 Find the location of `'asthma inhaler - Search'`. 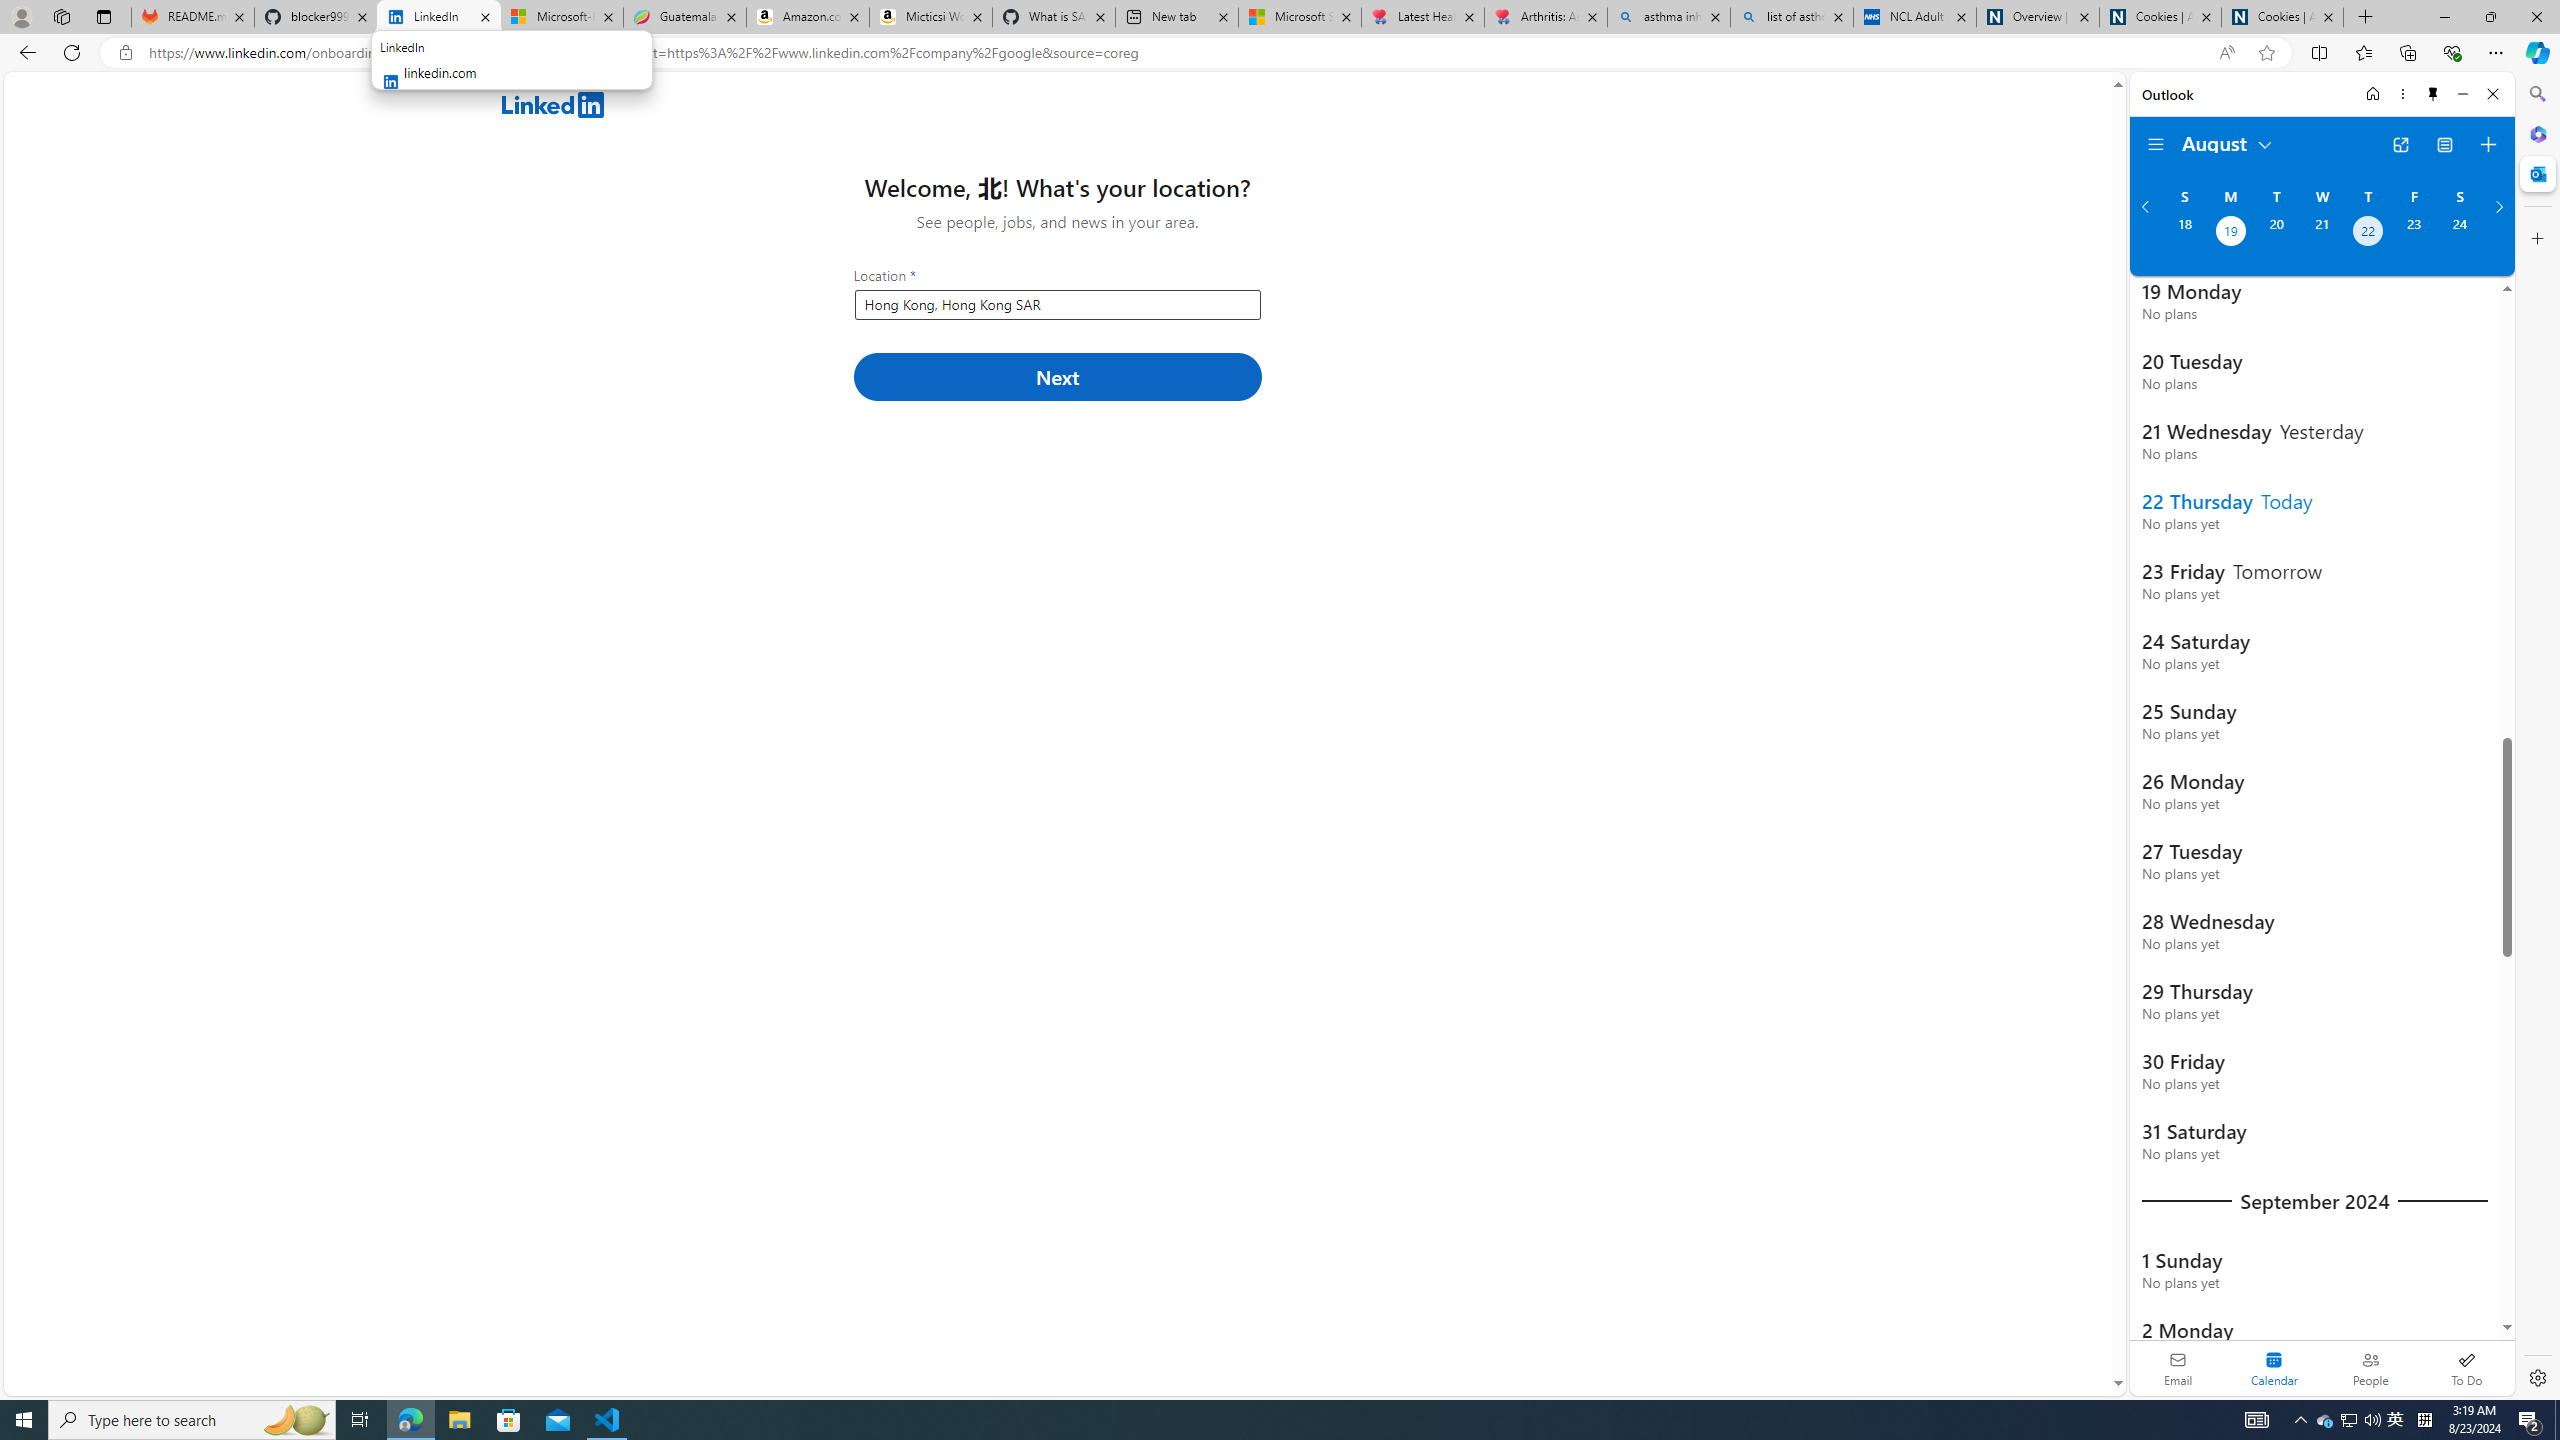

'asthma inhaler - Search' is located at coordinates (1668, 16).